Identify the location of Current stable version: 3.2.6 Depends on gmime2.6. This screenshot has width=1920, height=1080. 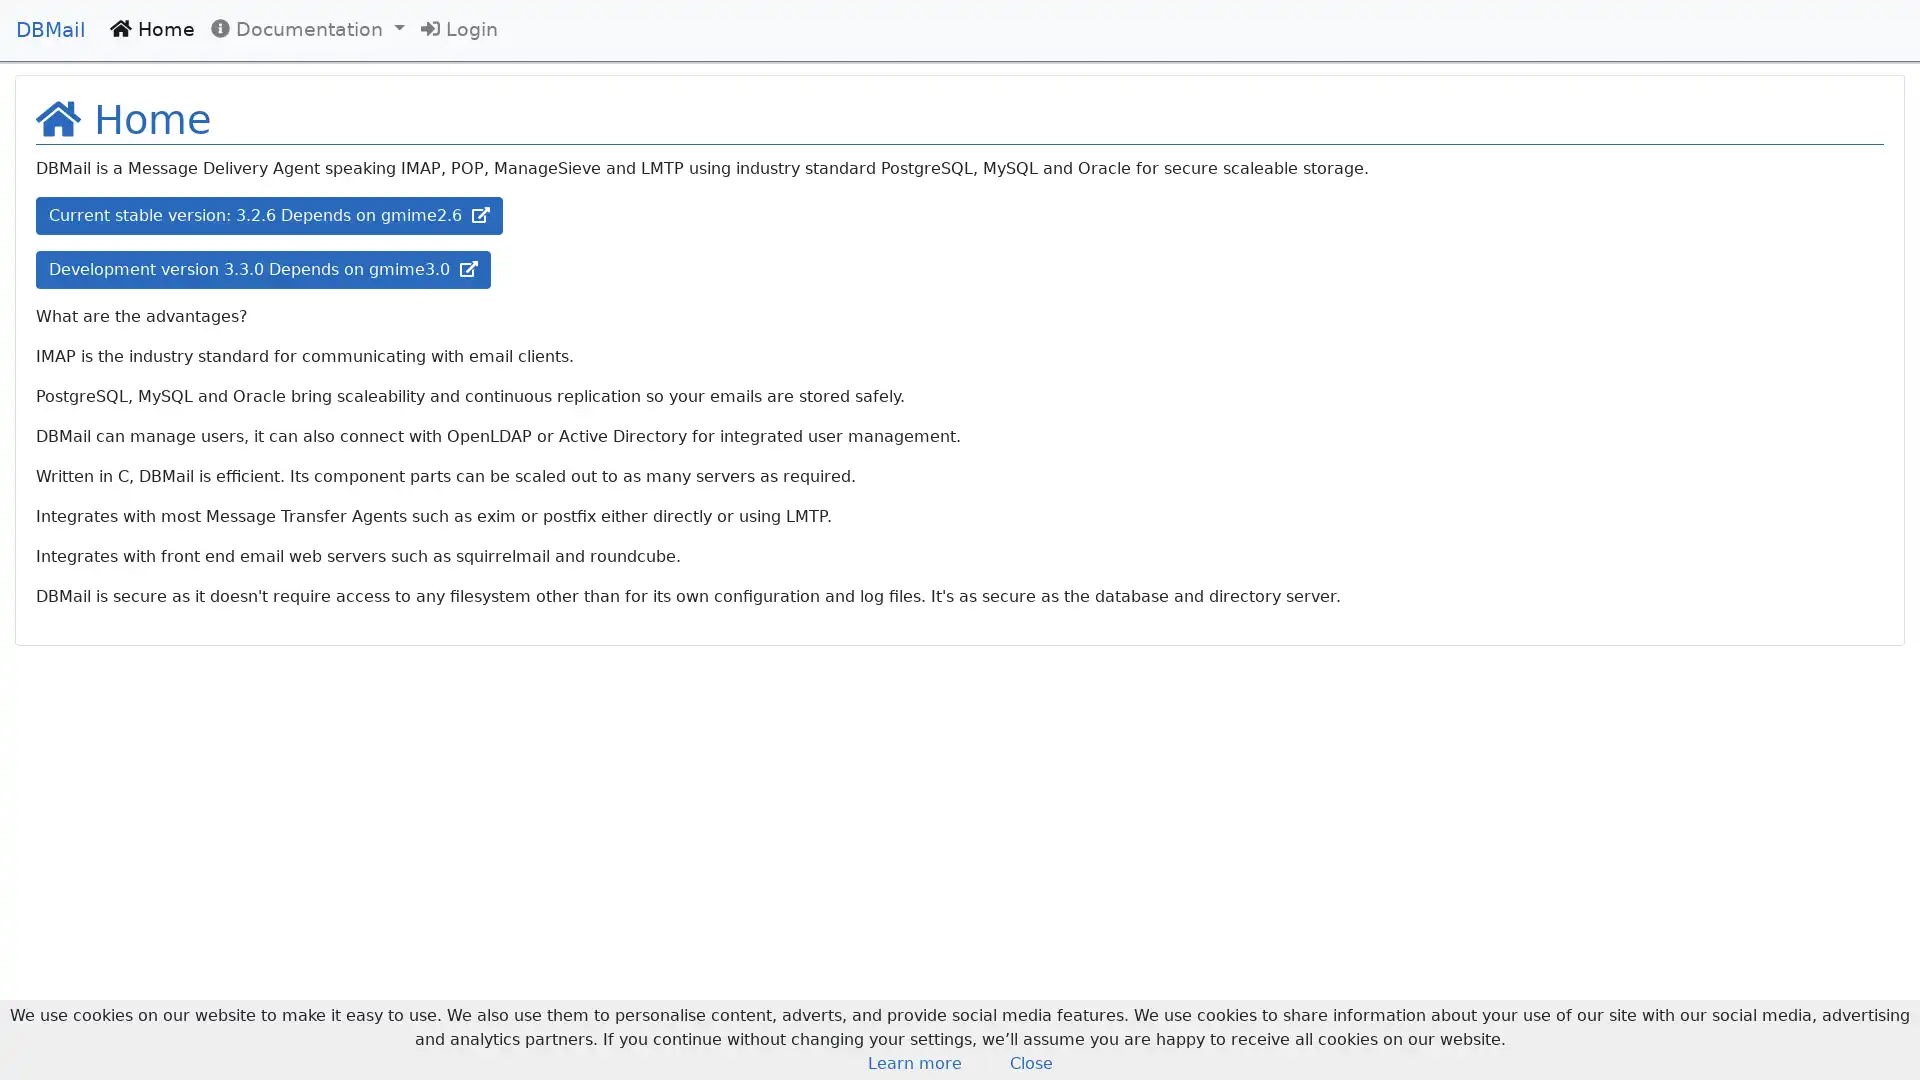
(268, 216).